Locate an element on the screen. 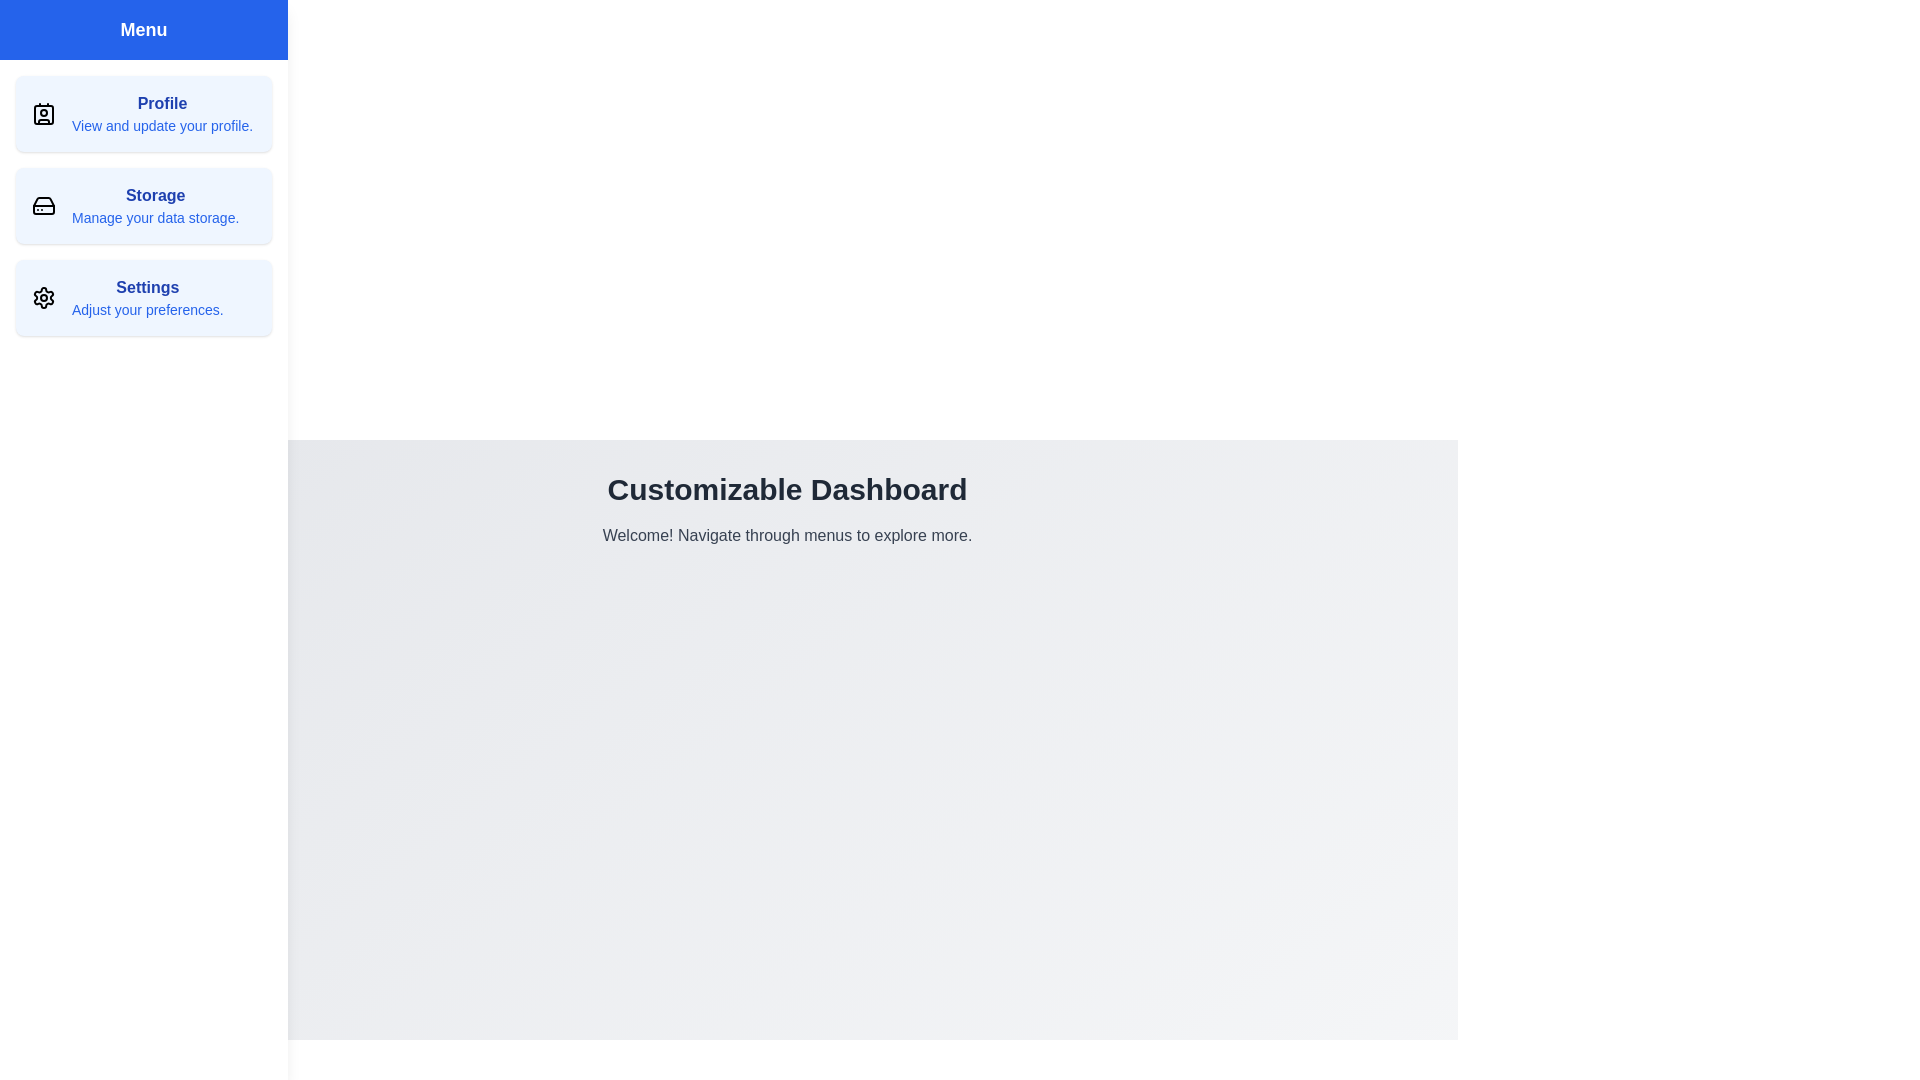 Image resolution: width=1920 pixels, height=1080 pixels. button at the top-left corner of the screen to toggle the navigation drawer's visibility is located at coordinates (39, 39).